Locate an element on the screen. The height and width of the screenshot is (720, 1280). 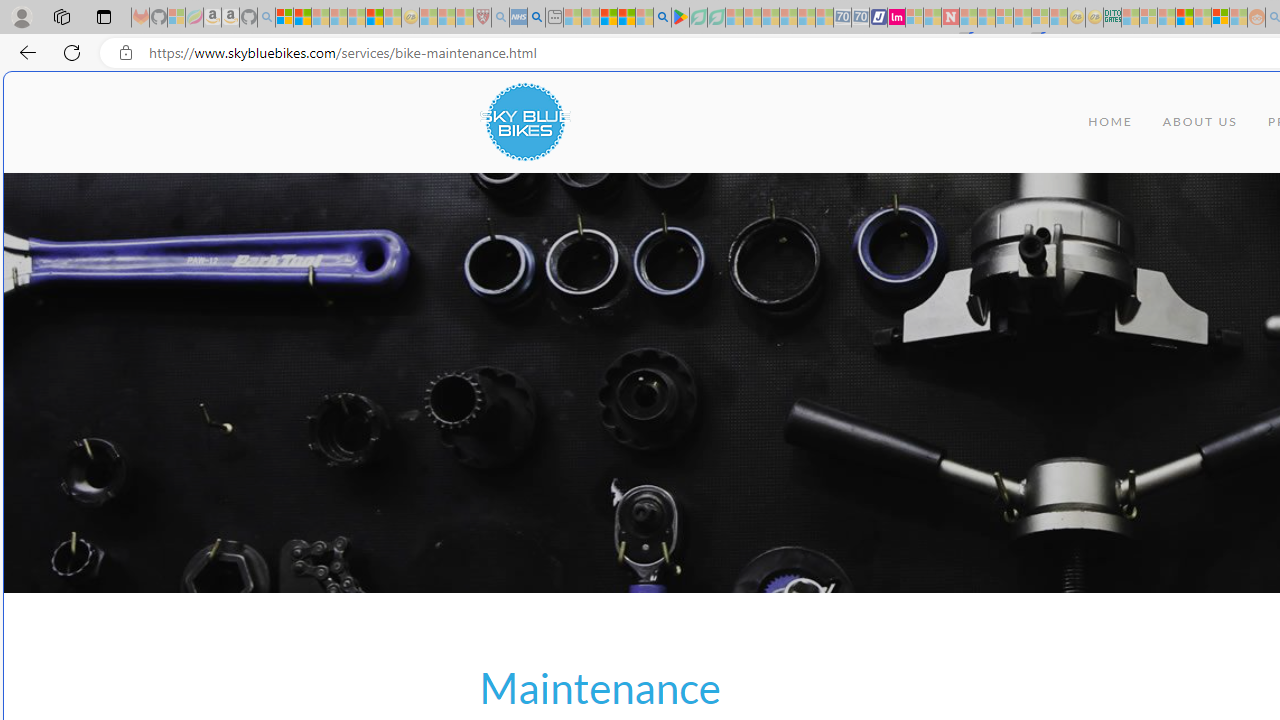
'HOME' is located at coordinates (1109, 122).